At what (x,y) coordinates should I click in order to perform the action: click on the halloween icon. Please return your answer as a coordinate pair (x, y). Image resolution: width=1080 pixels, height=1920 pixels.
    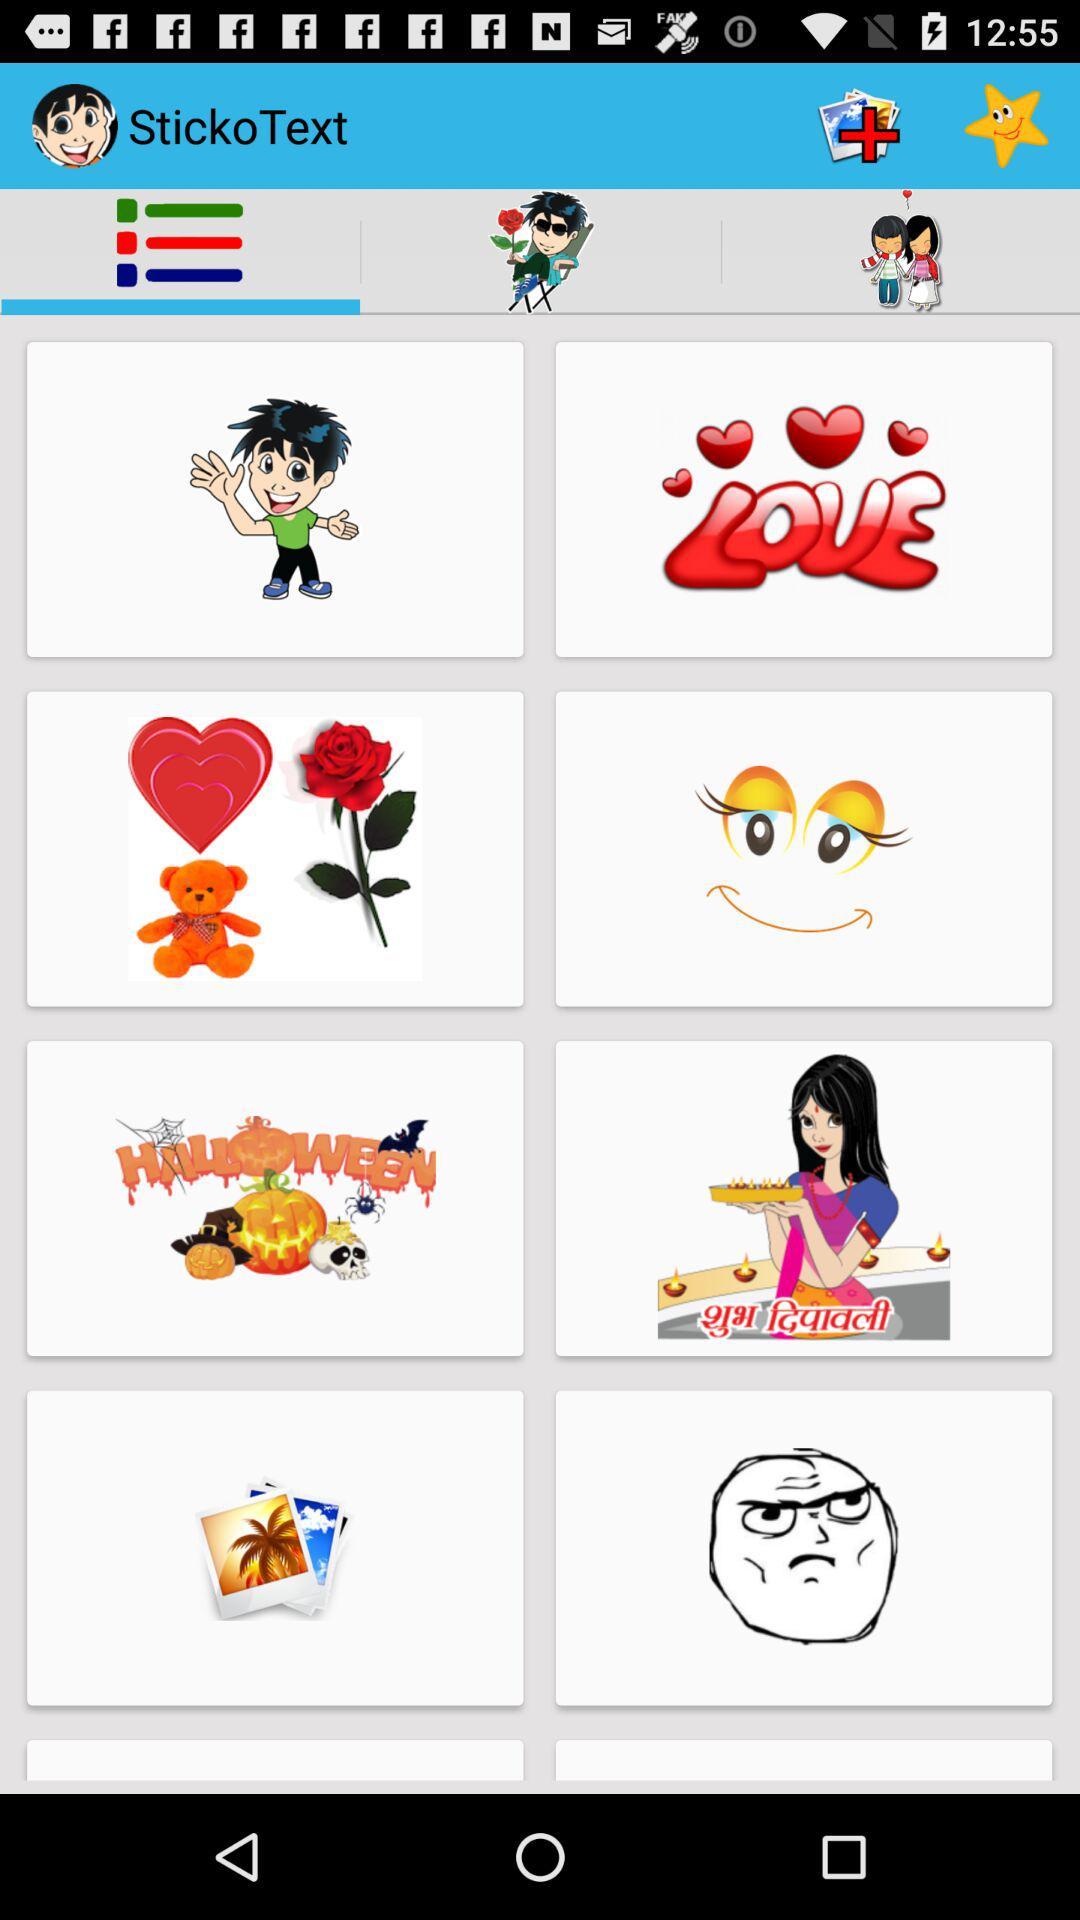
    Looking at the image, I should click on (275, 1198).